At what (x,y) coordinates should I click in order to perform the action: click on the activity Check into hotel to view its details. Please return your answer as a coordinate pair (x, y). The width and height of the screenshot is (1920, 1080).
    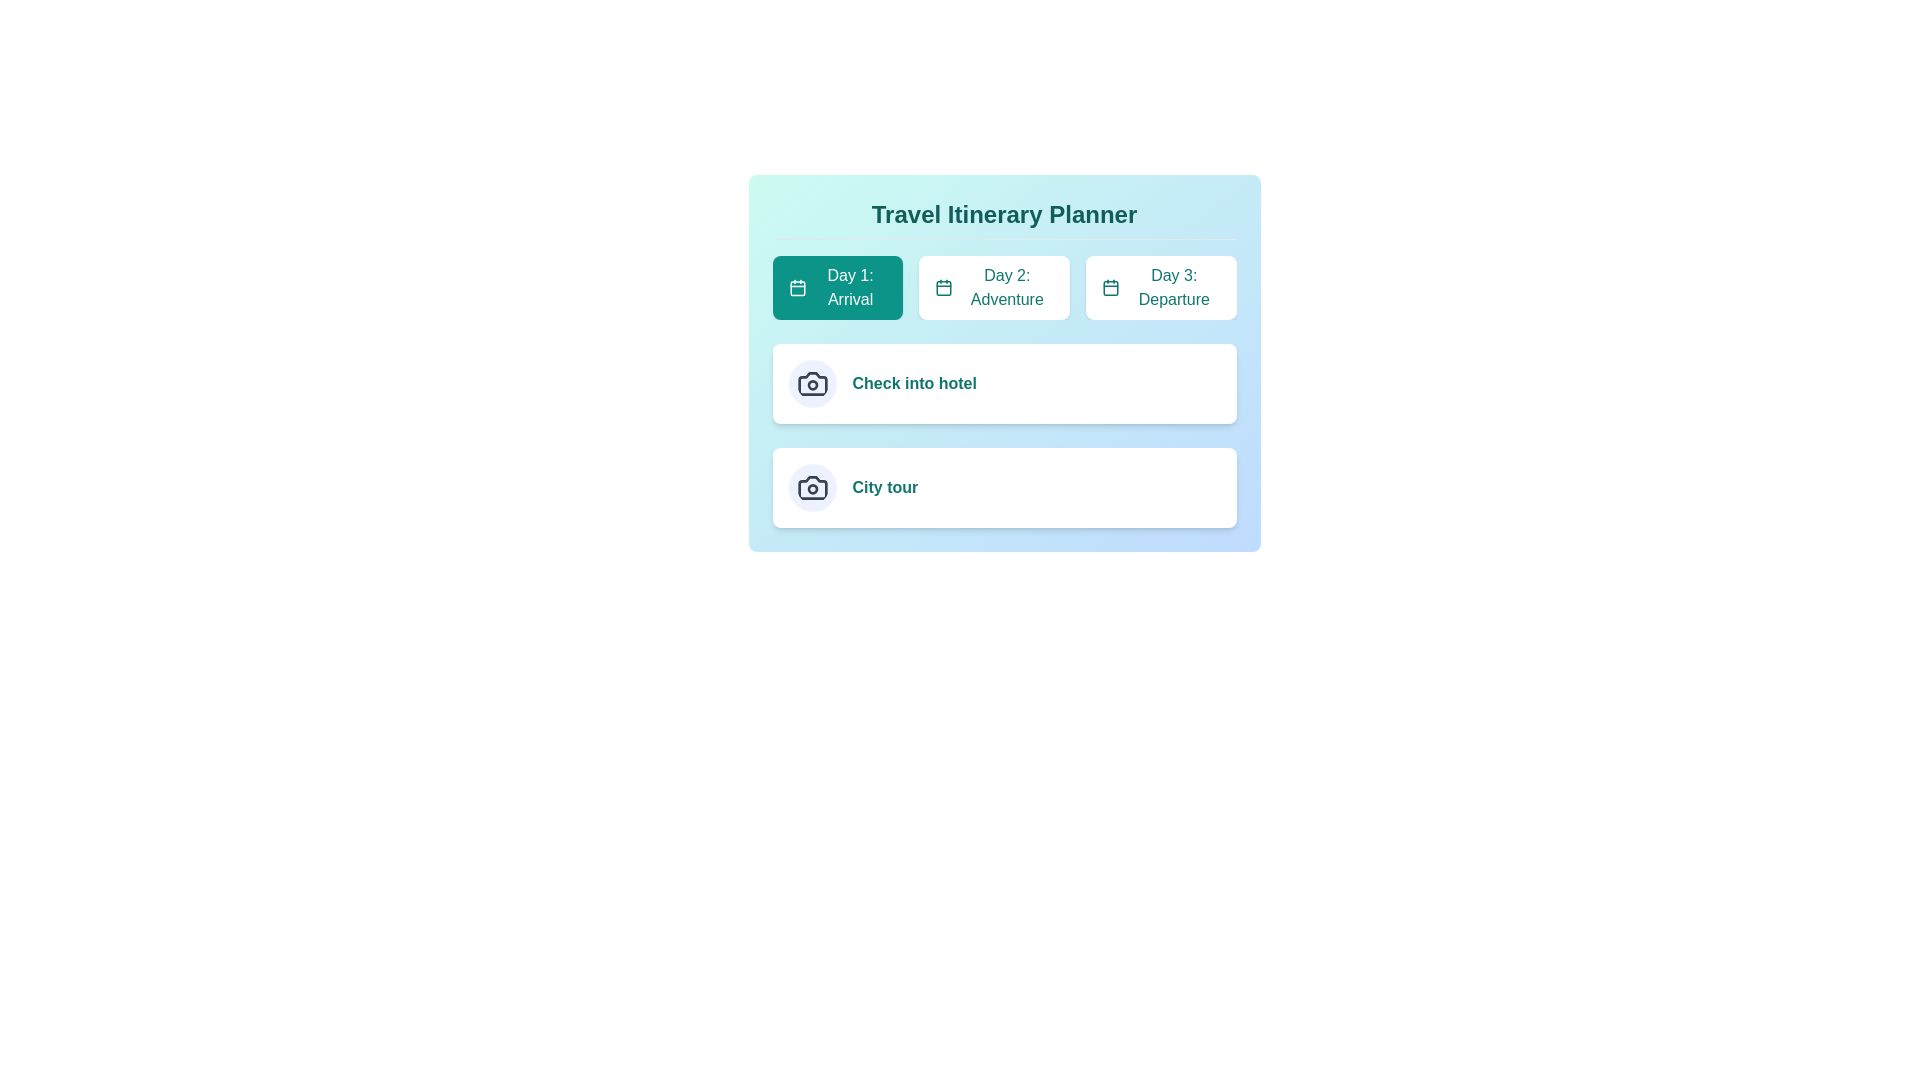
    Looking at the image, I should click on (812, 384).